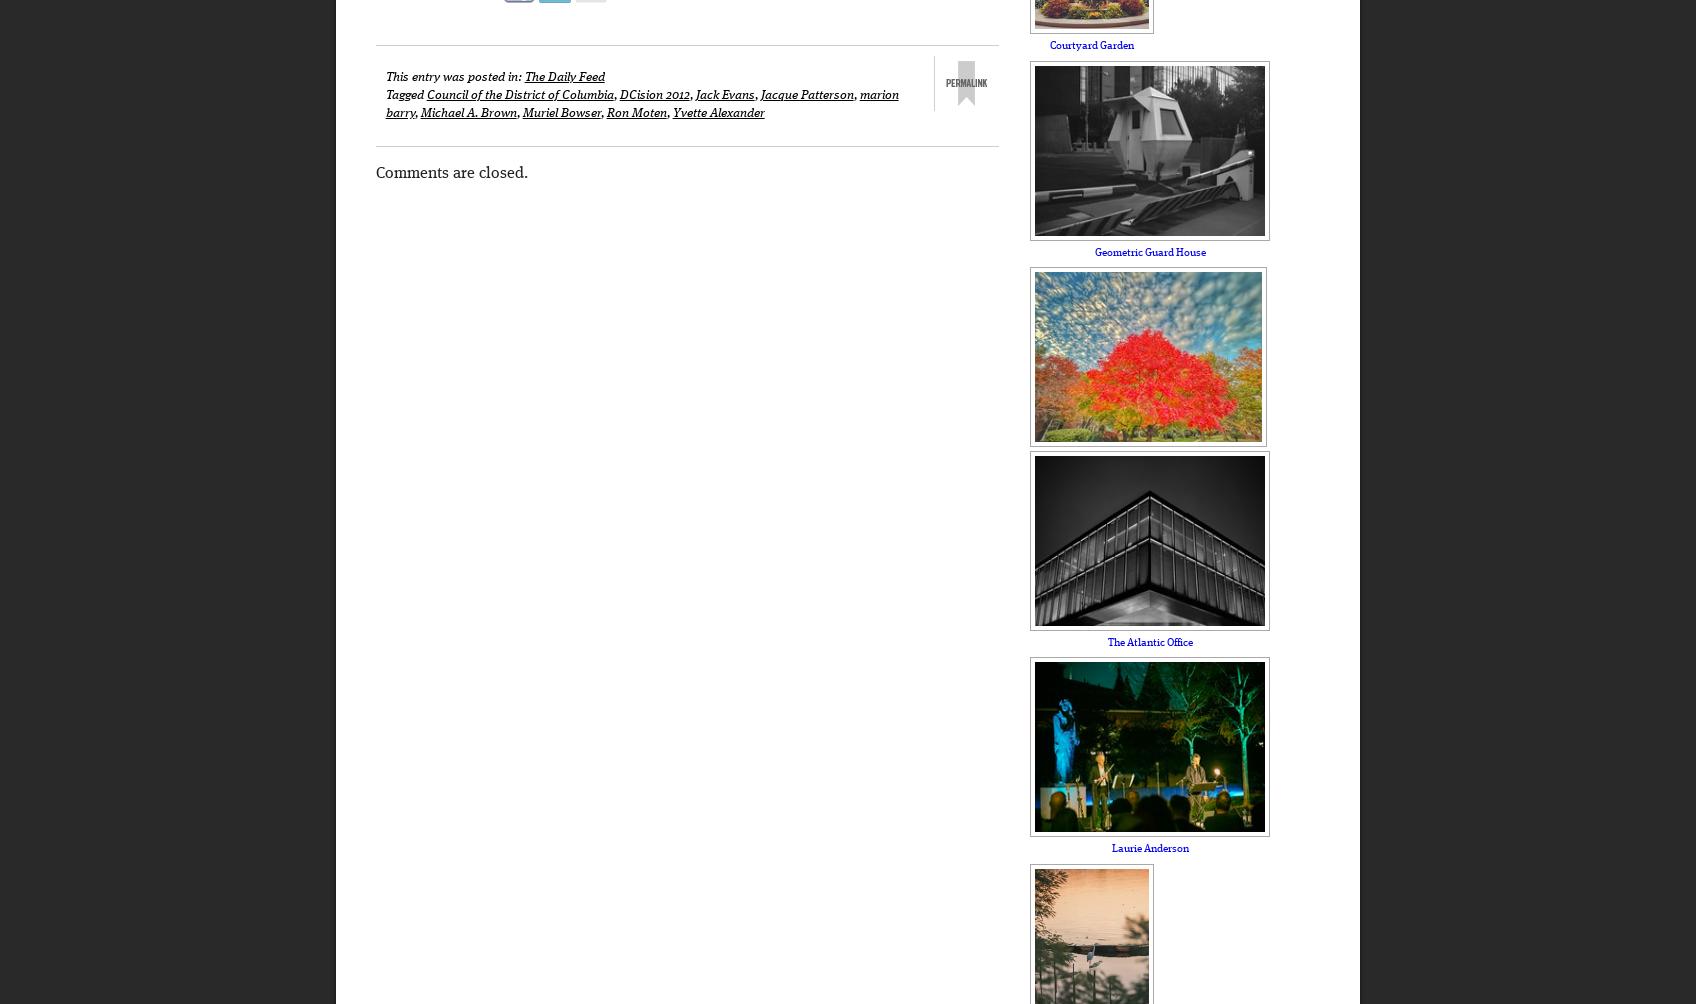 Image resolution: width=1696 pixels, height=1004 pixels. I want to click on 'The Atlantic Office', so click(1149, 641).